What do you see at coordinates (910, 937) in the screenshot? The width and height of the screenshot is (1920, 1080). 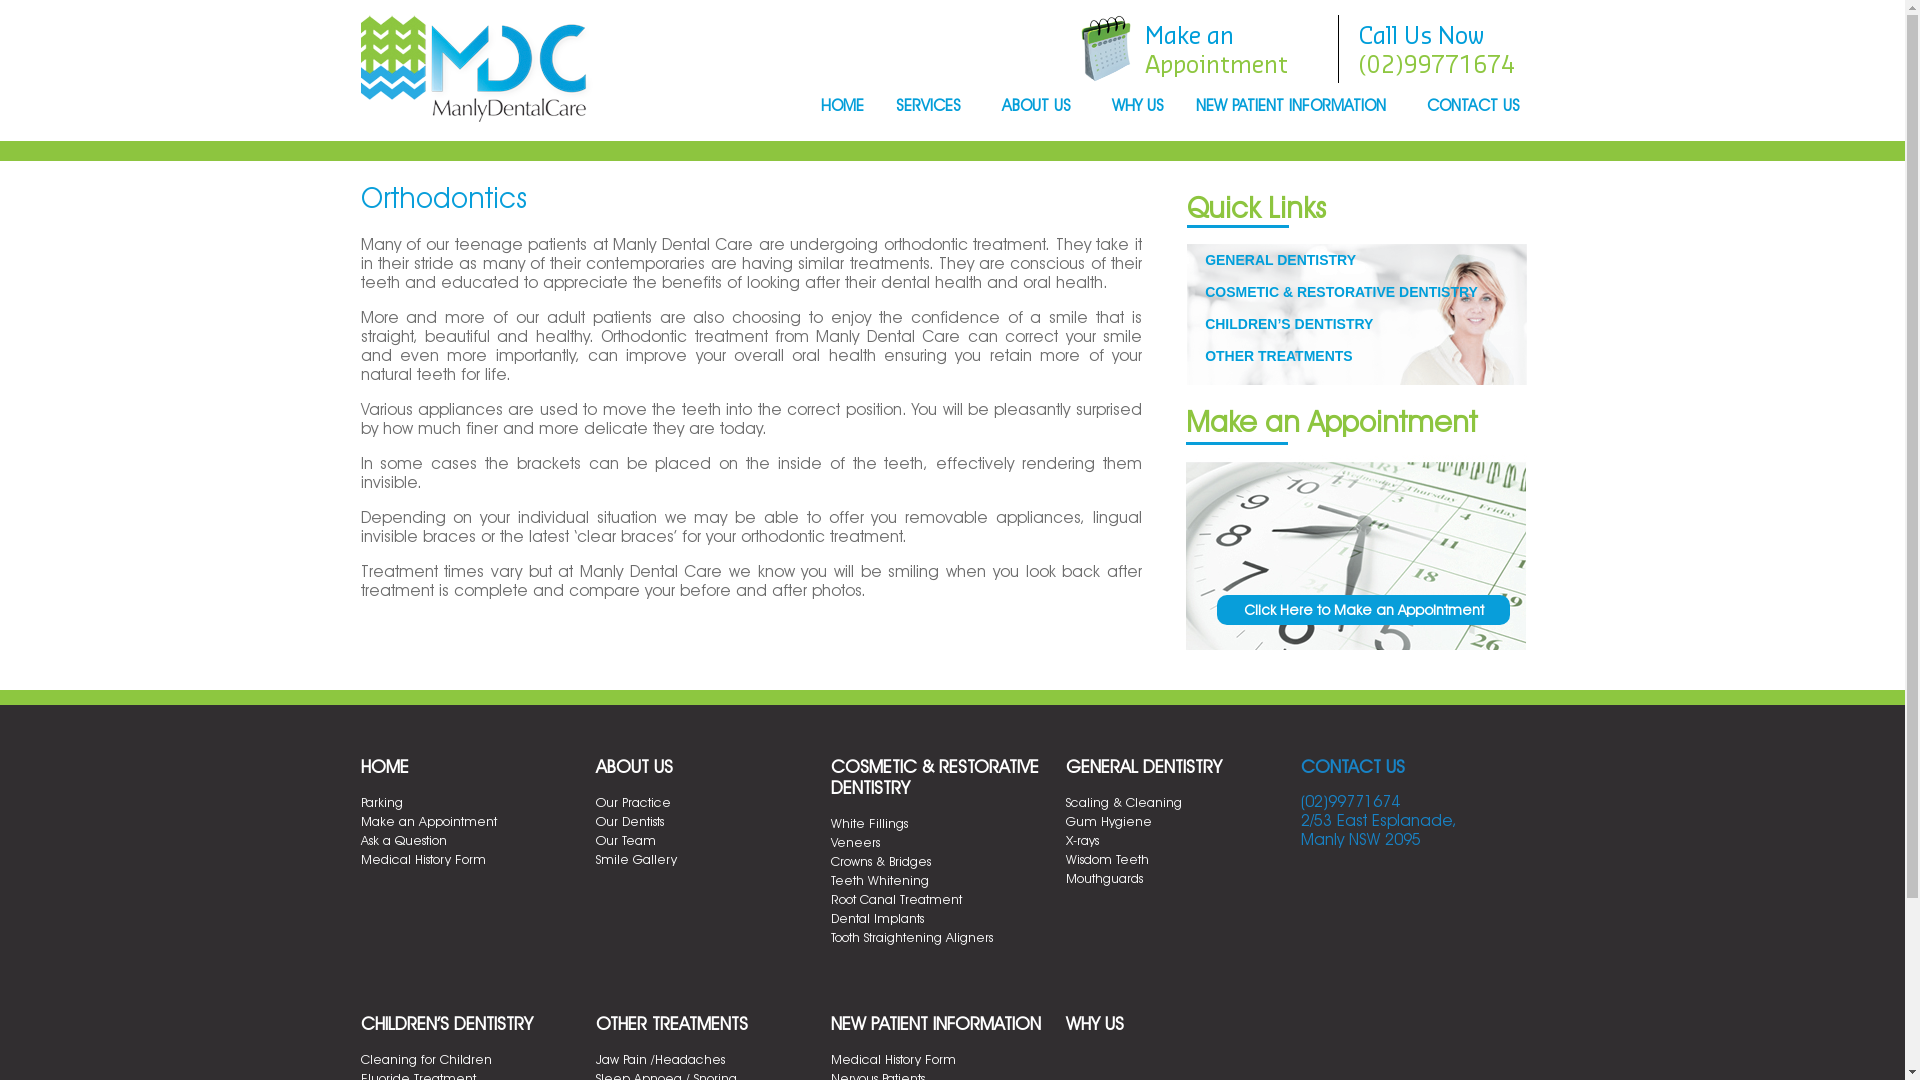 I see `'Tooth Straightening Aligners'` at bounding box center [910, 937].